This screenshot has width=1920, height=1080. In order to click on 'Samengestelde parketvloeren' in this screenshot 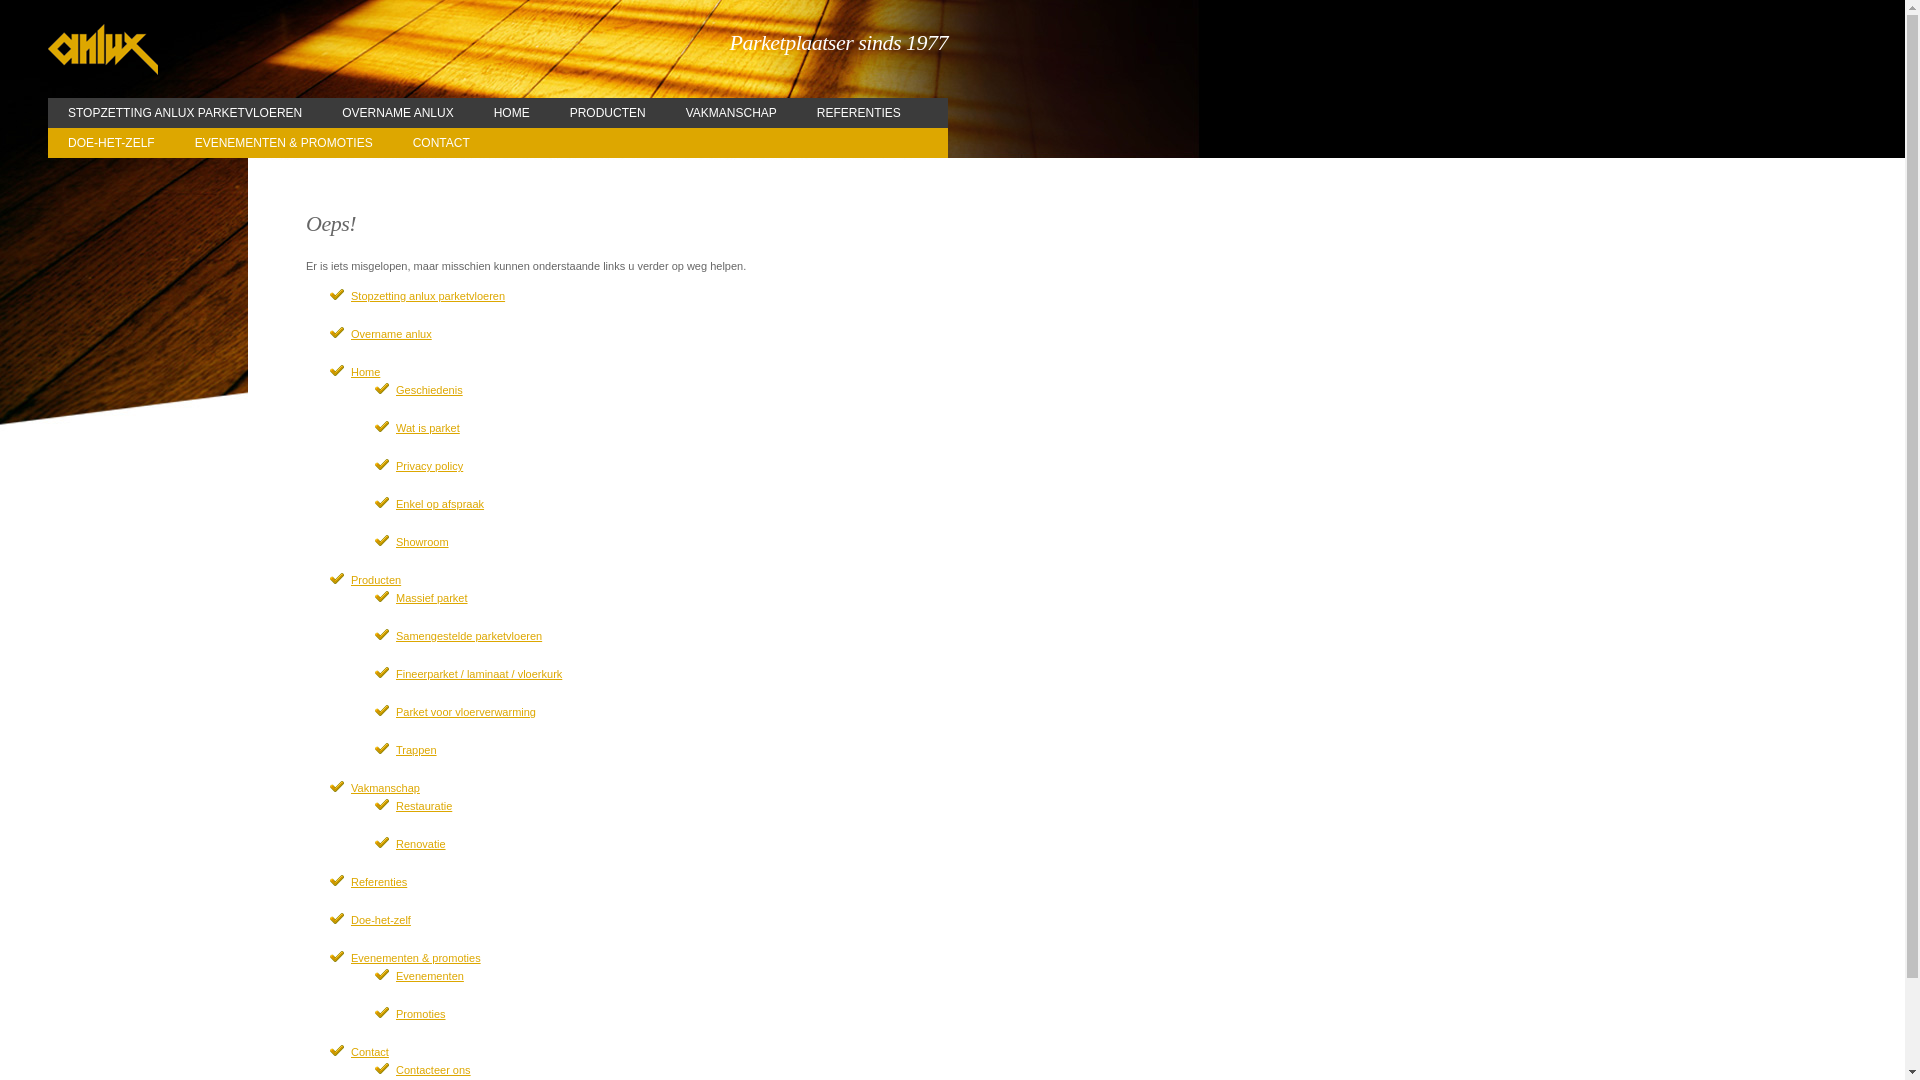, I will do `click(395, 636)`.